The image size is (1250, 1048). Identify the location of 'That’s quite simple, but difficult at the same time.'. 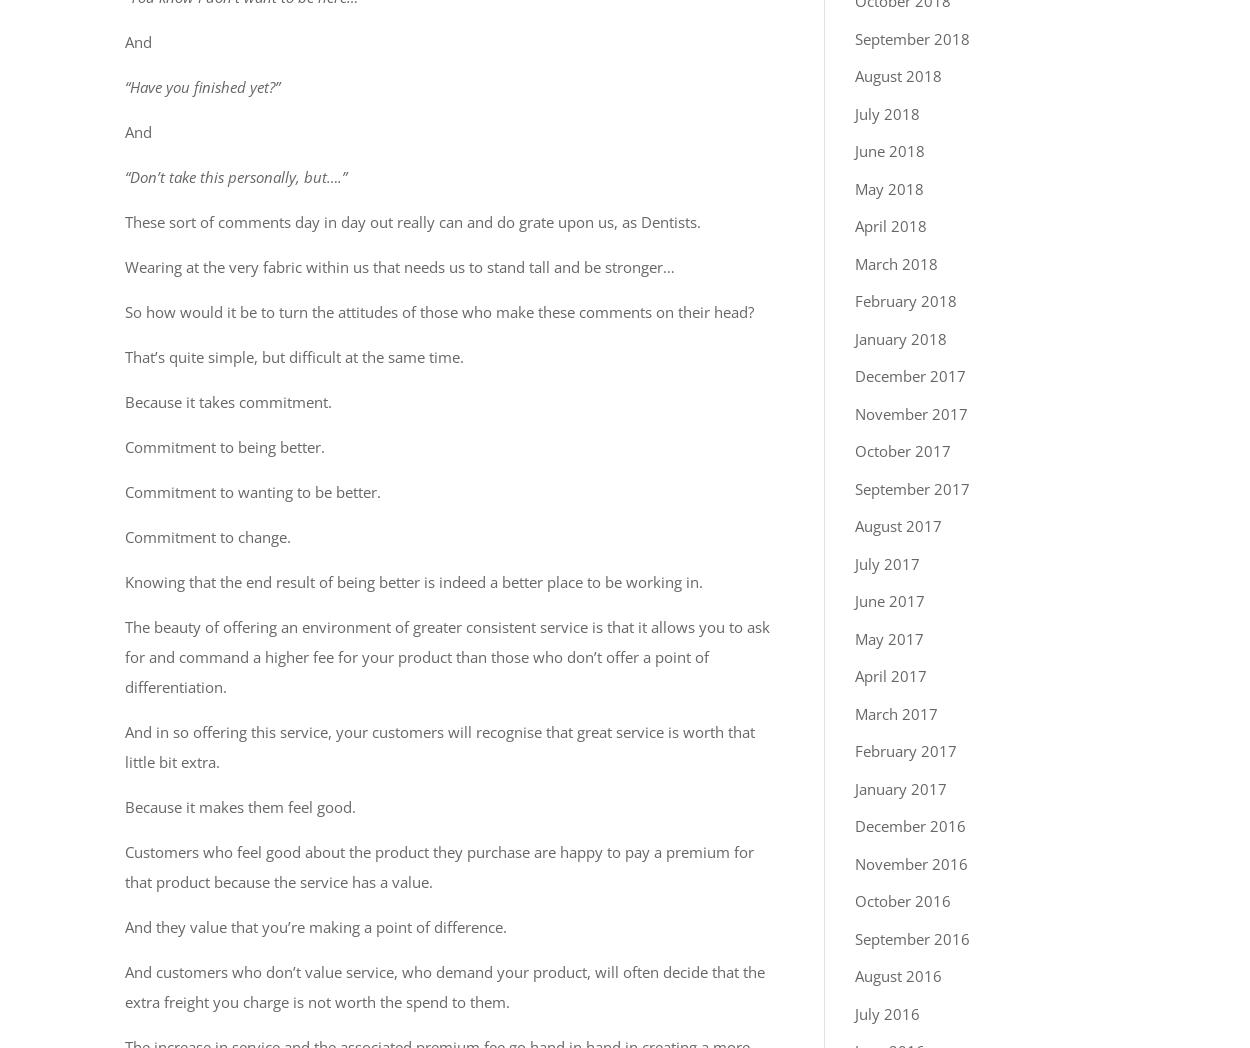
(294, 355).